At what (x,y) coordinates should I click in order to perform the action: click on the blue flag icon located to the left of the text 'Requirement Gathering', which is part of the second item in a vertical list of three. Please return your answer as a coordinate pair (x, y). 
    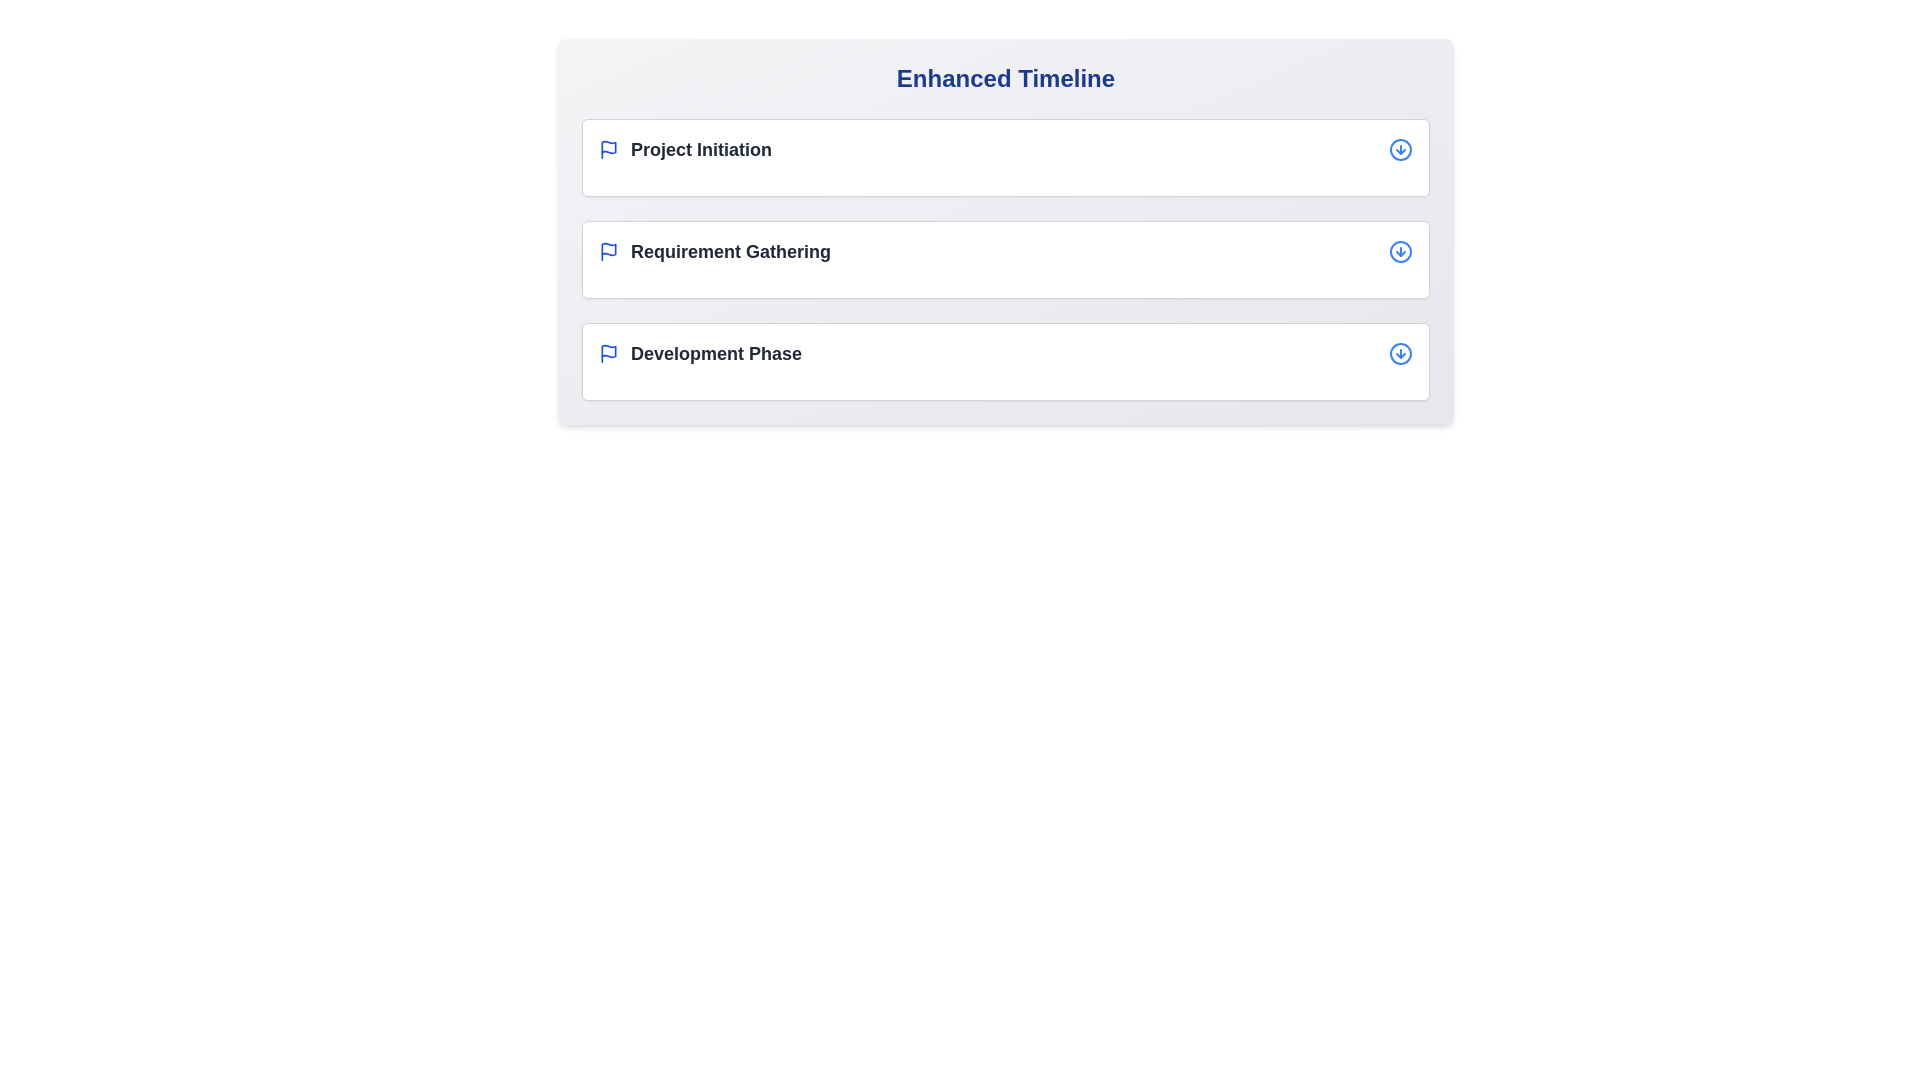
    Looking at the image, I should click on (608, 250).